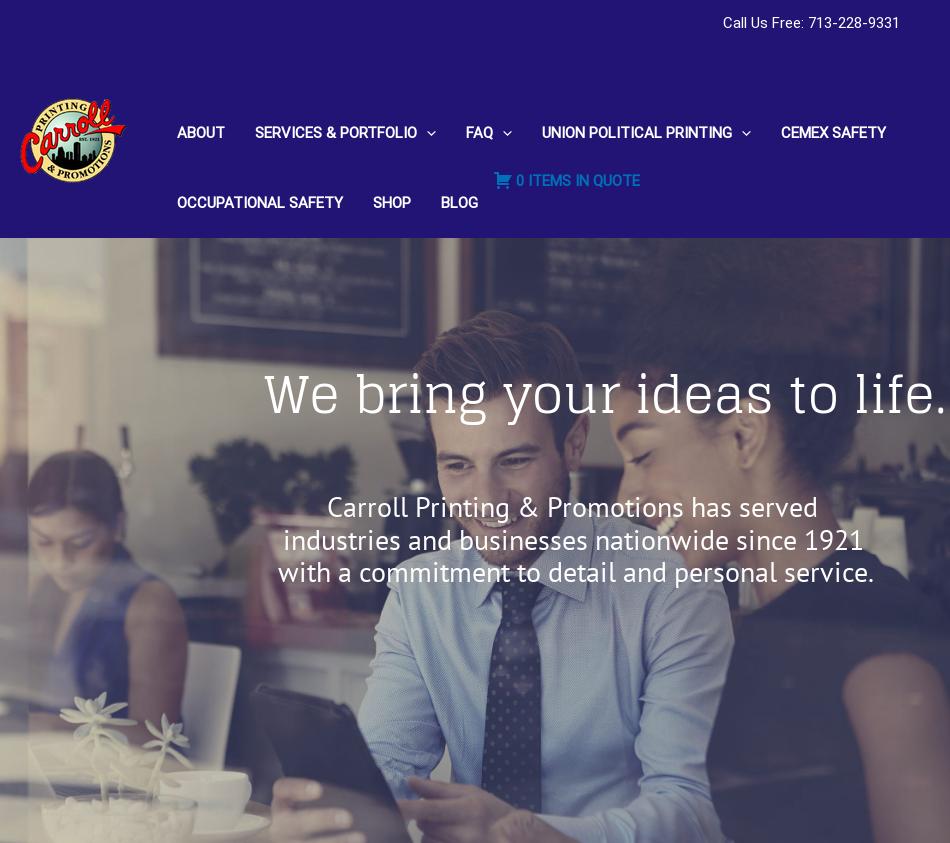 This screenshot has height=843, width=950. I want to click on '713-228-9331', so click(852, 22).